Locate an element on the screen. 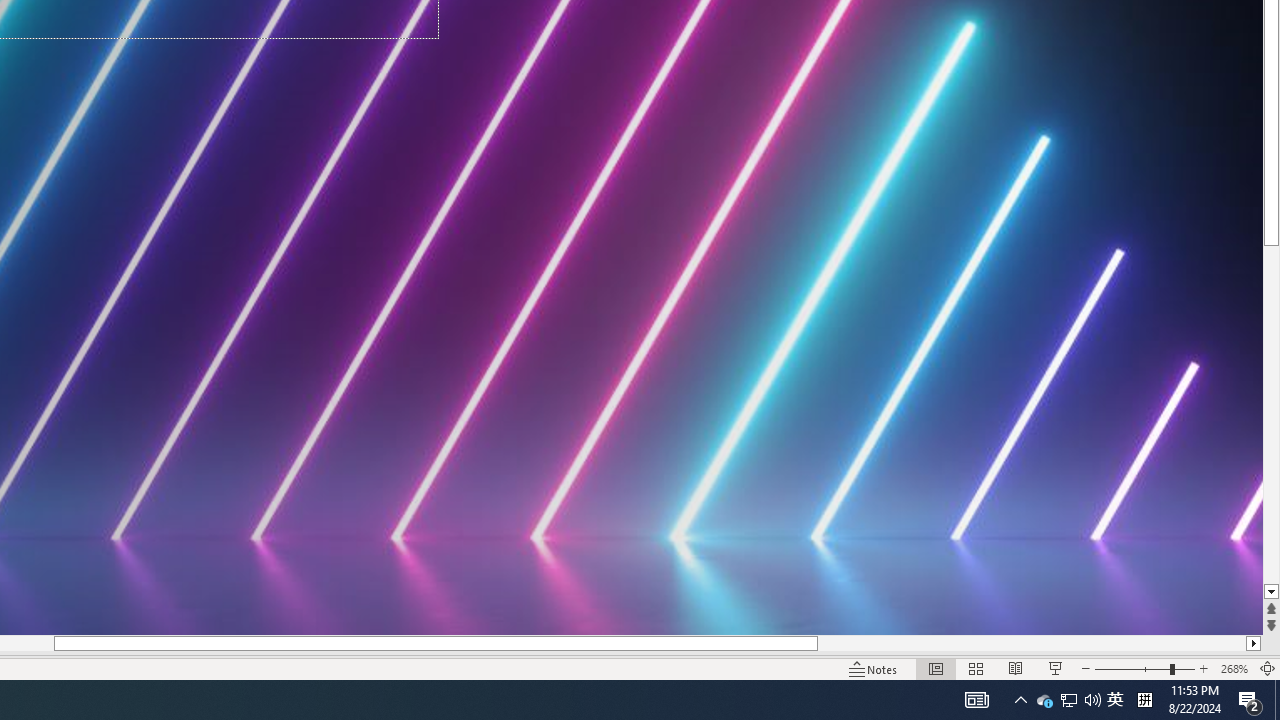 The height and width of the screenshot is (720, 1280). 'Notes ' is located at coordinates (874, 669).